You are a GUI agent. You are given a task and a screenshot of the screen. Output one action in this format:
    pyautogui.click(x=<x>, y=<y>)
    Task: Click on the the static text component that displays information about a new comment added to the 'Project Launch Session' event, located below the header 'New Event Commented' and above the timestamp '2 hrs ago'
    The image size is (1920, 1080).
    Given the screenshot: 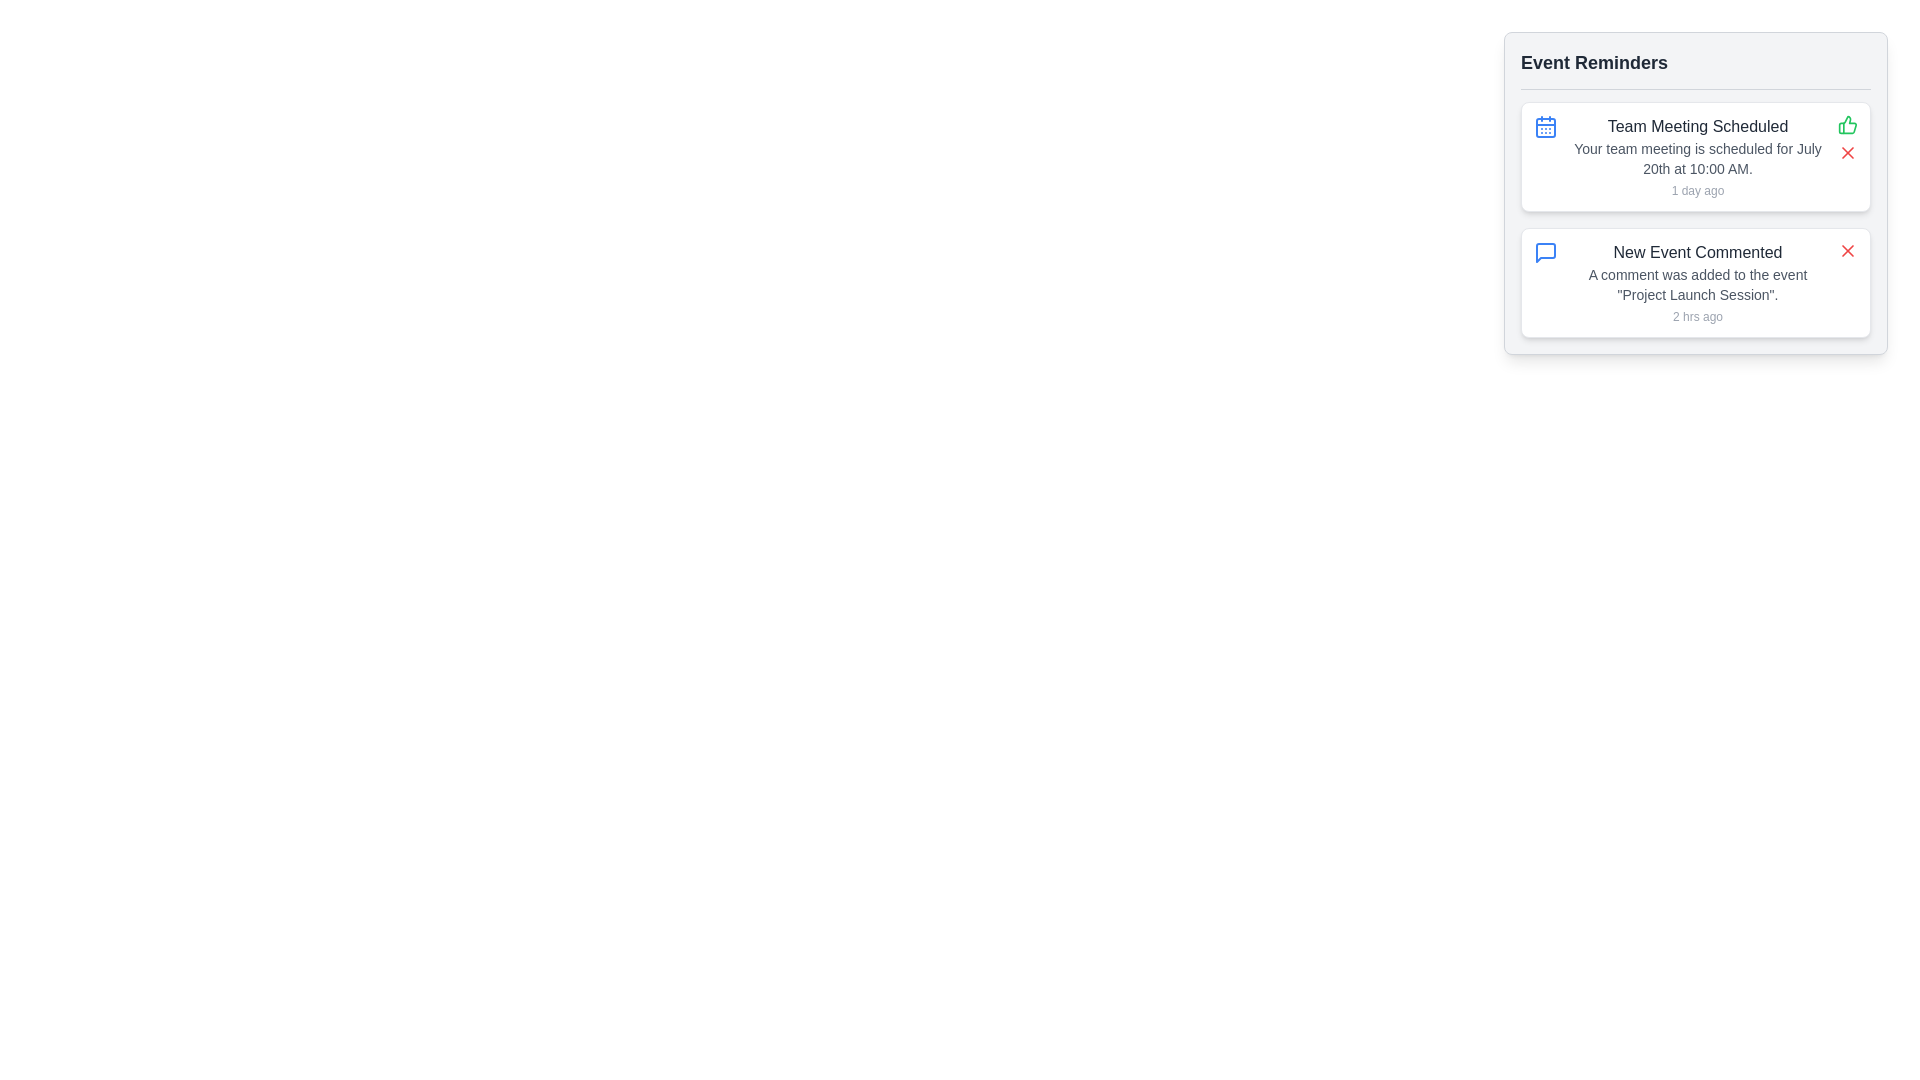 What is the action you would take?
    pyautogui.click(x=1697, y=285)
    